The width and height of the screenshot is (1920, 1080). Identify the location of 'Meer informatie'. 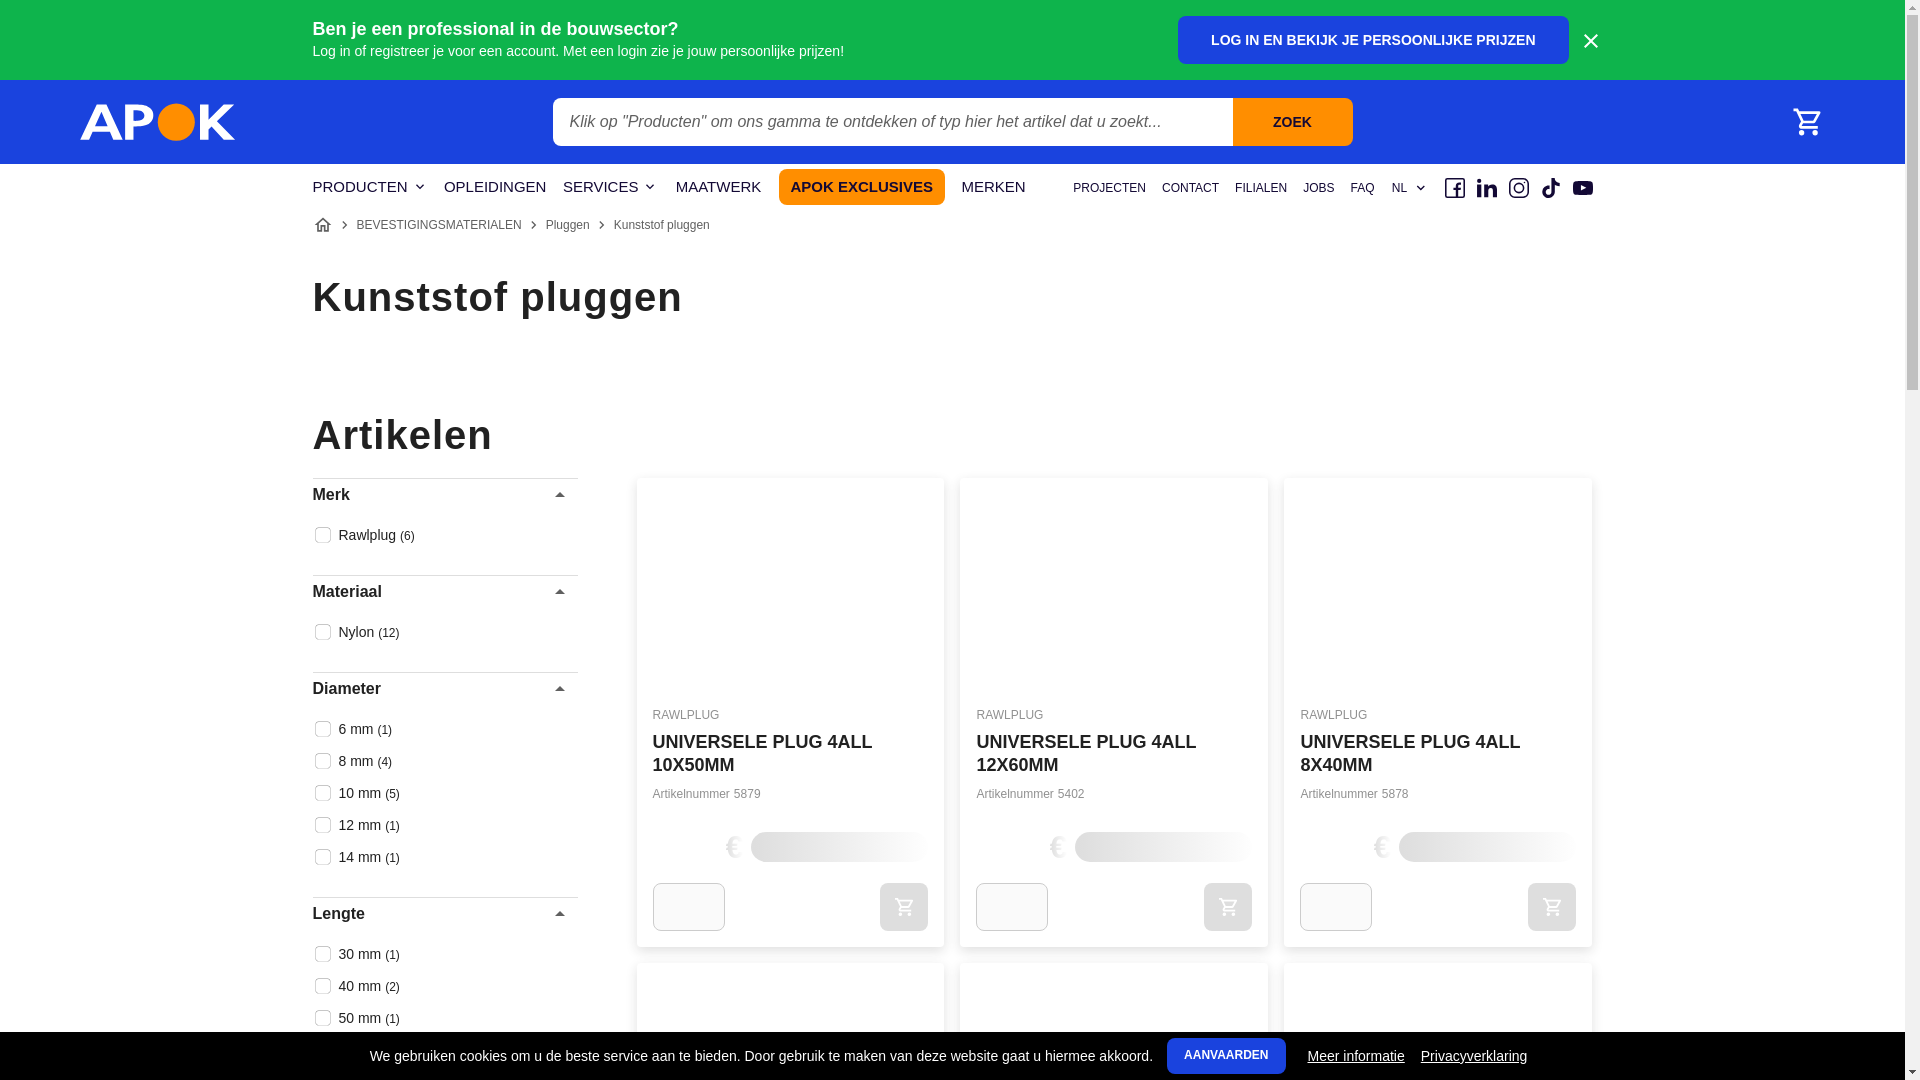
(1308, 1055).